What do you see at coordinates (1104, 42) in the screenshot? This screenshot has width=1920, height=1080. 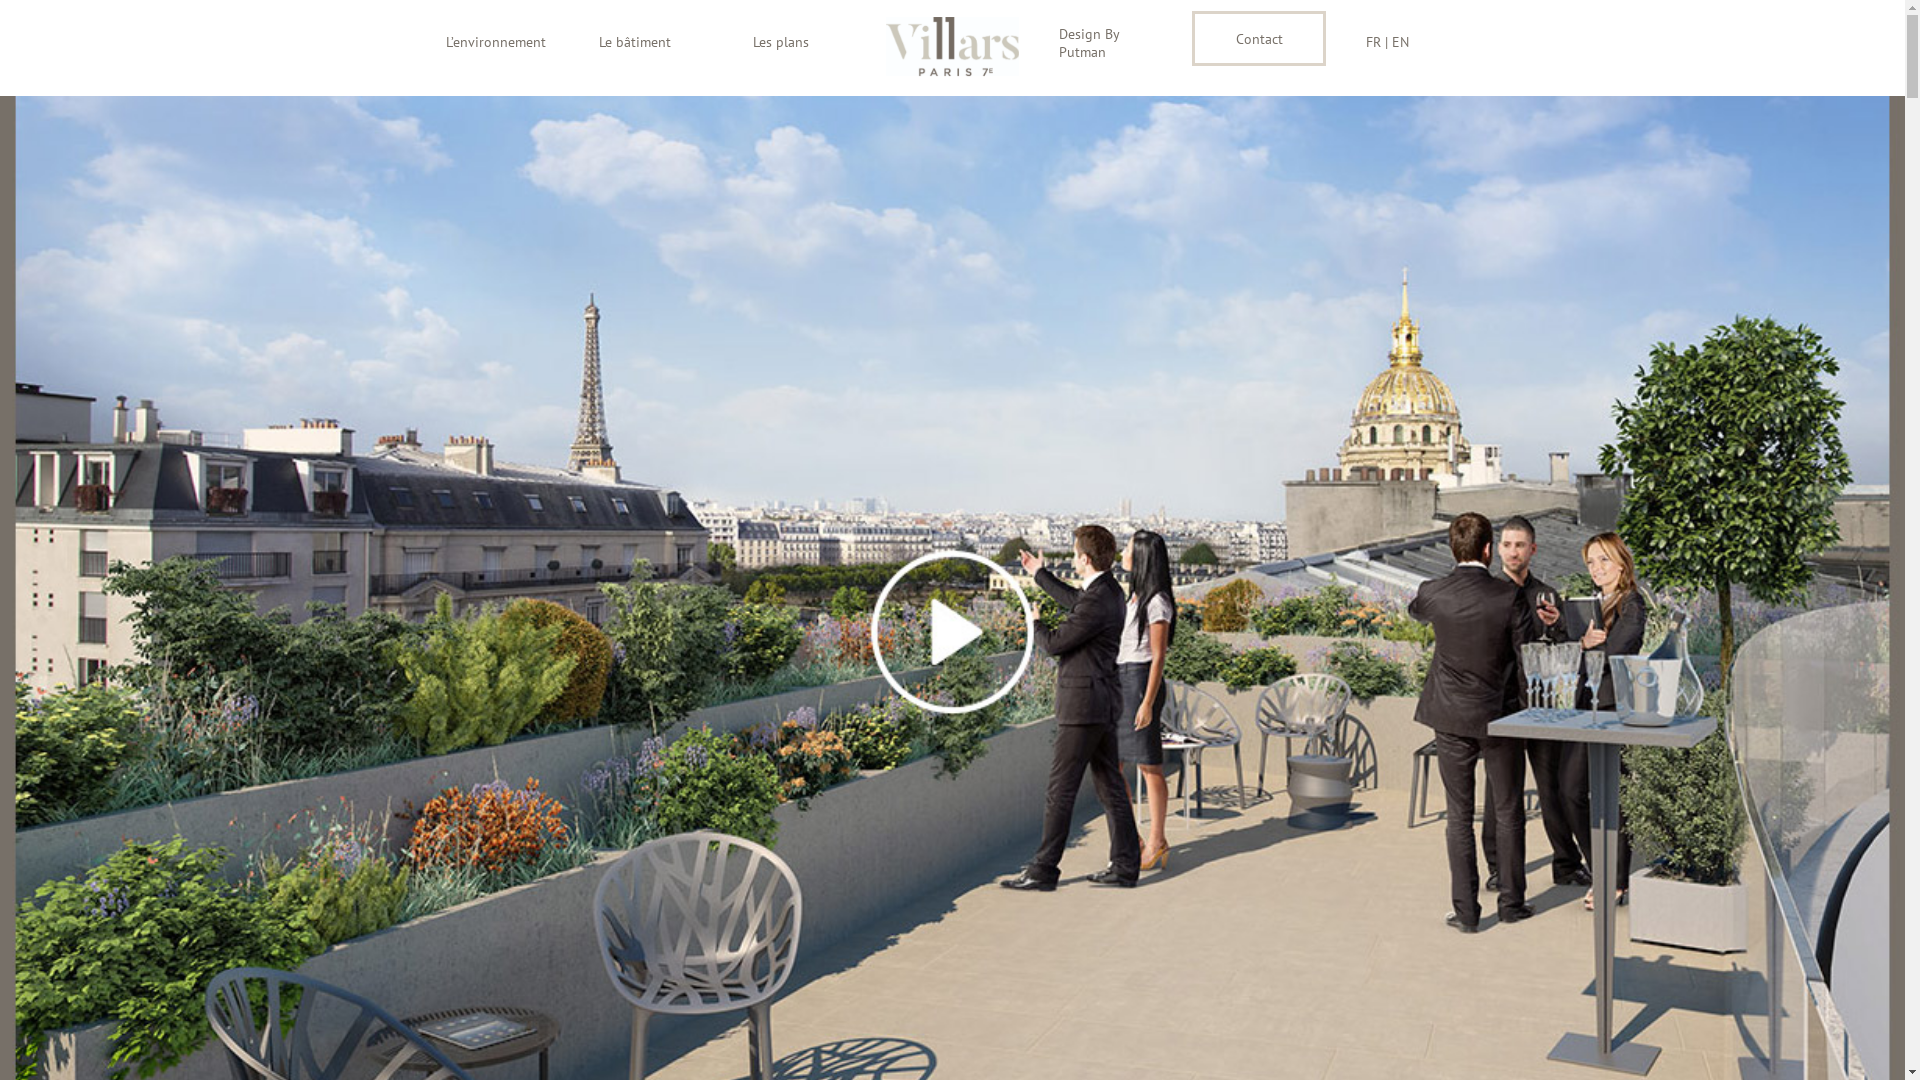 I see `'Design By Putman'` at bounding box center [1104, 42].